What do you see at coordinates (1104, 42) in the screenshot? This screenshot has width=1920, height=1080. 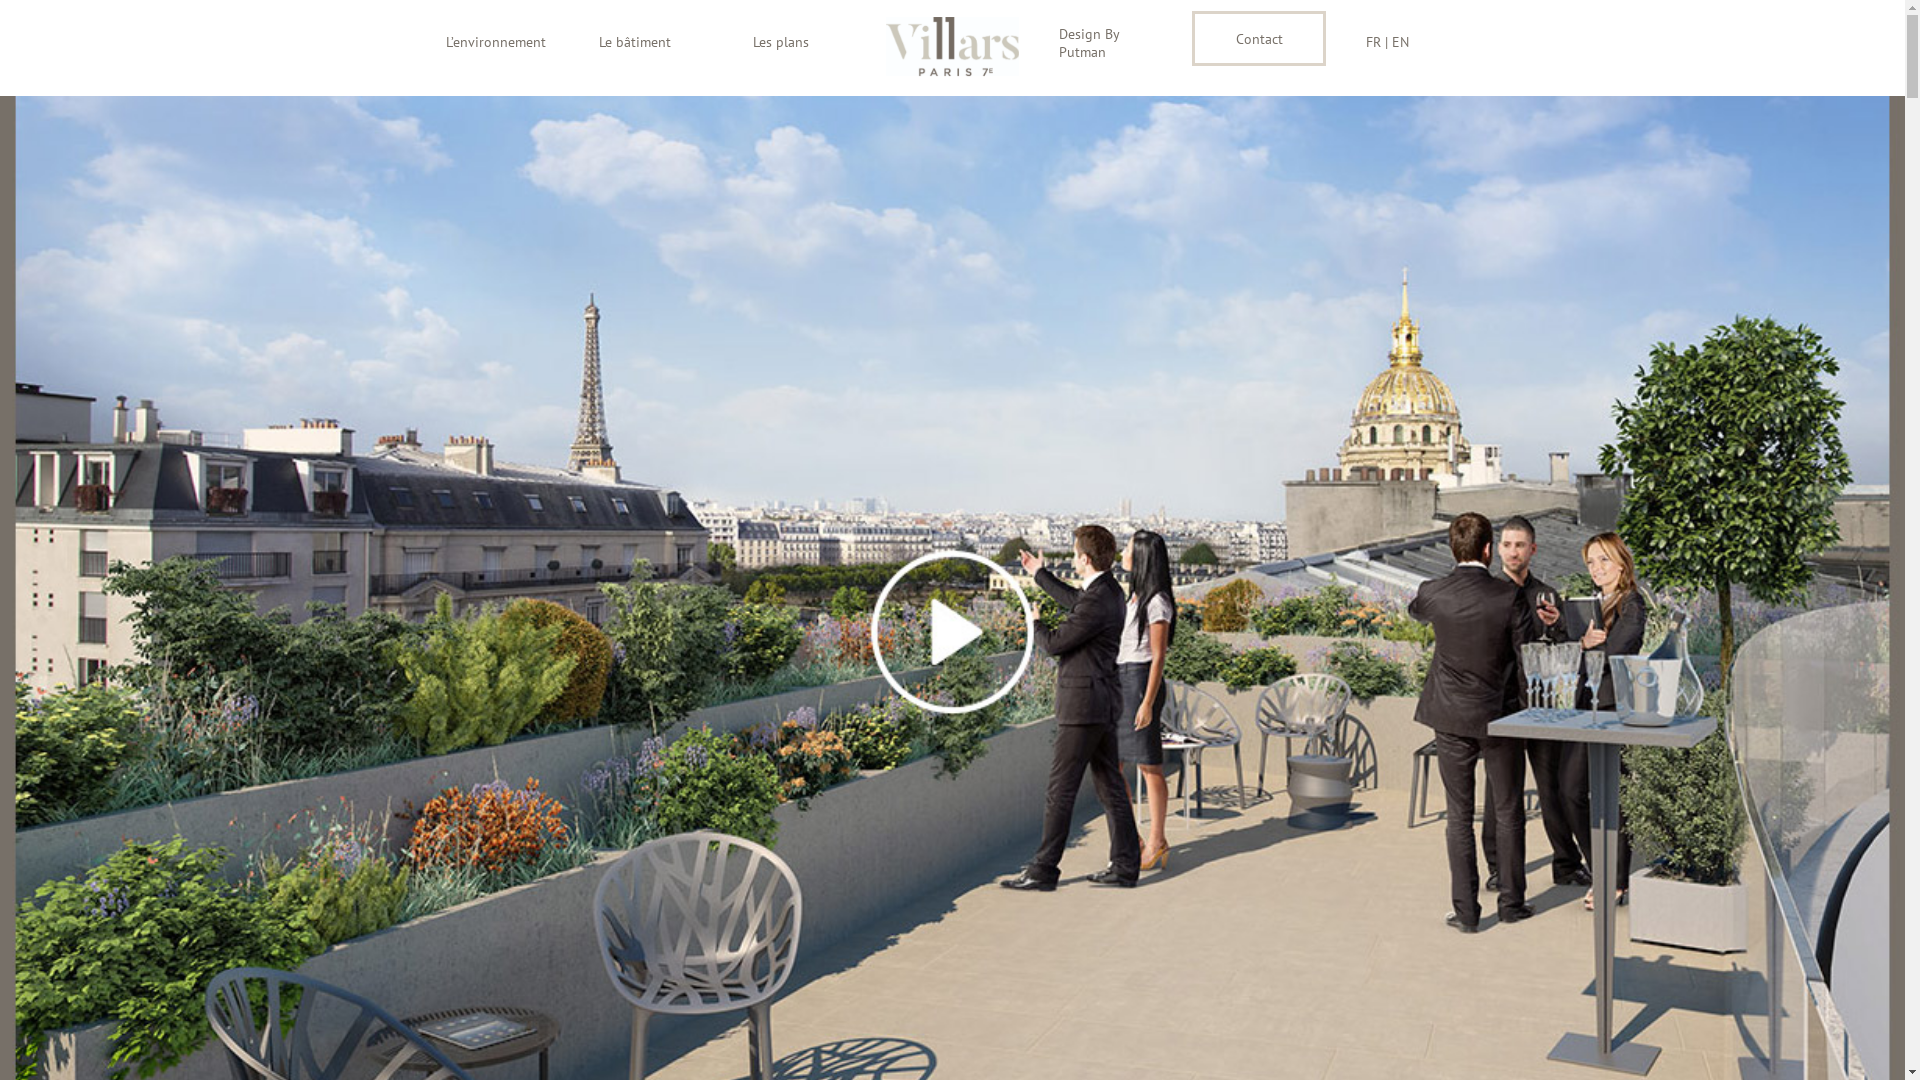 I see `'Design By Putman'` at bounding box center [1104, 42].